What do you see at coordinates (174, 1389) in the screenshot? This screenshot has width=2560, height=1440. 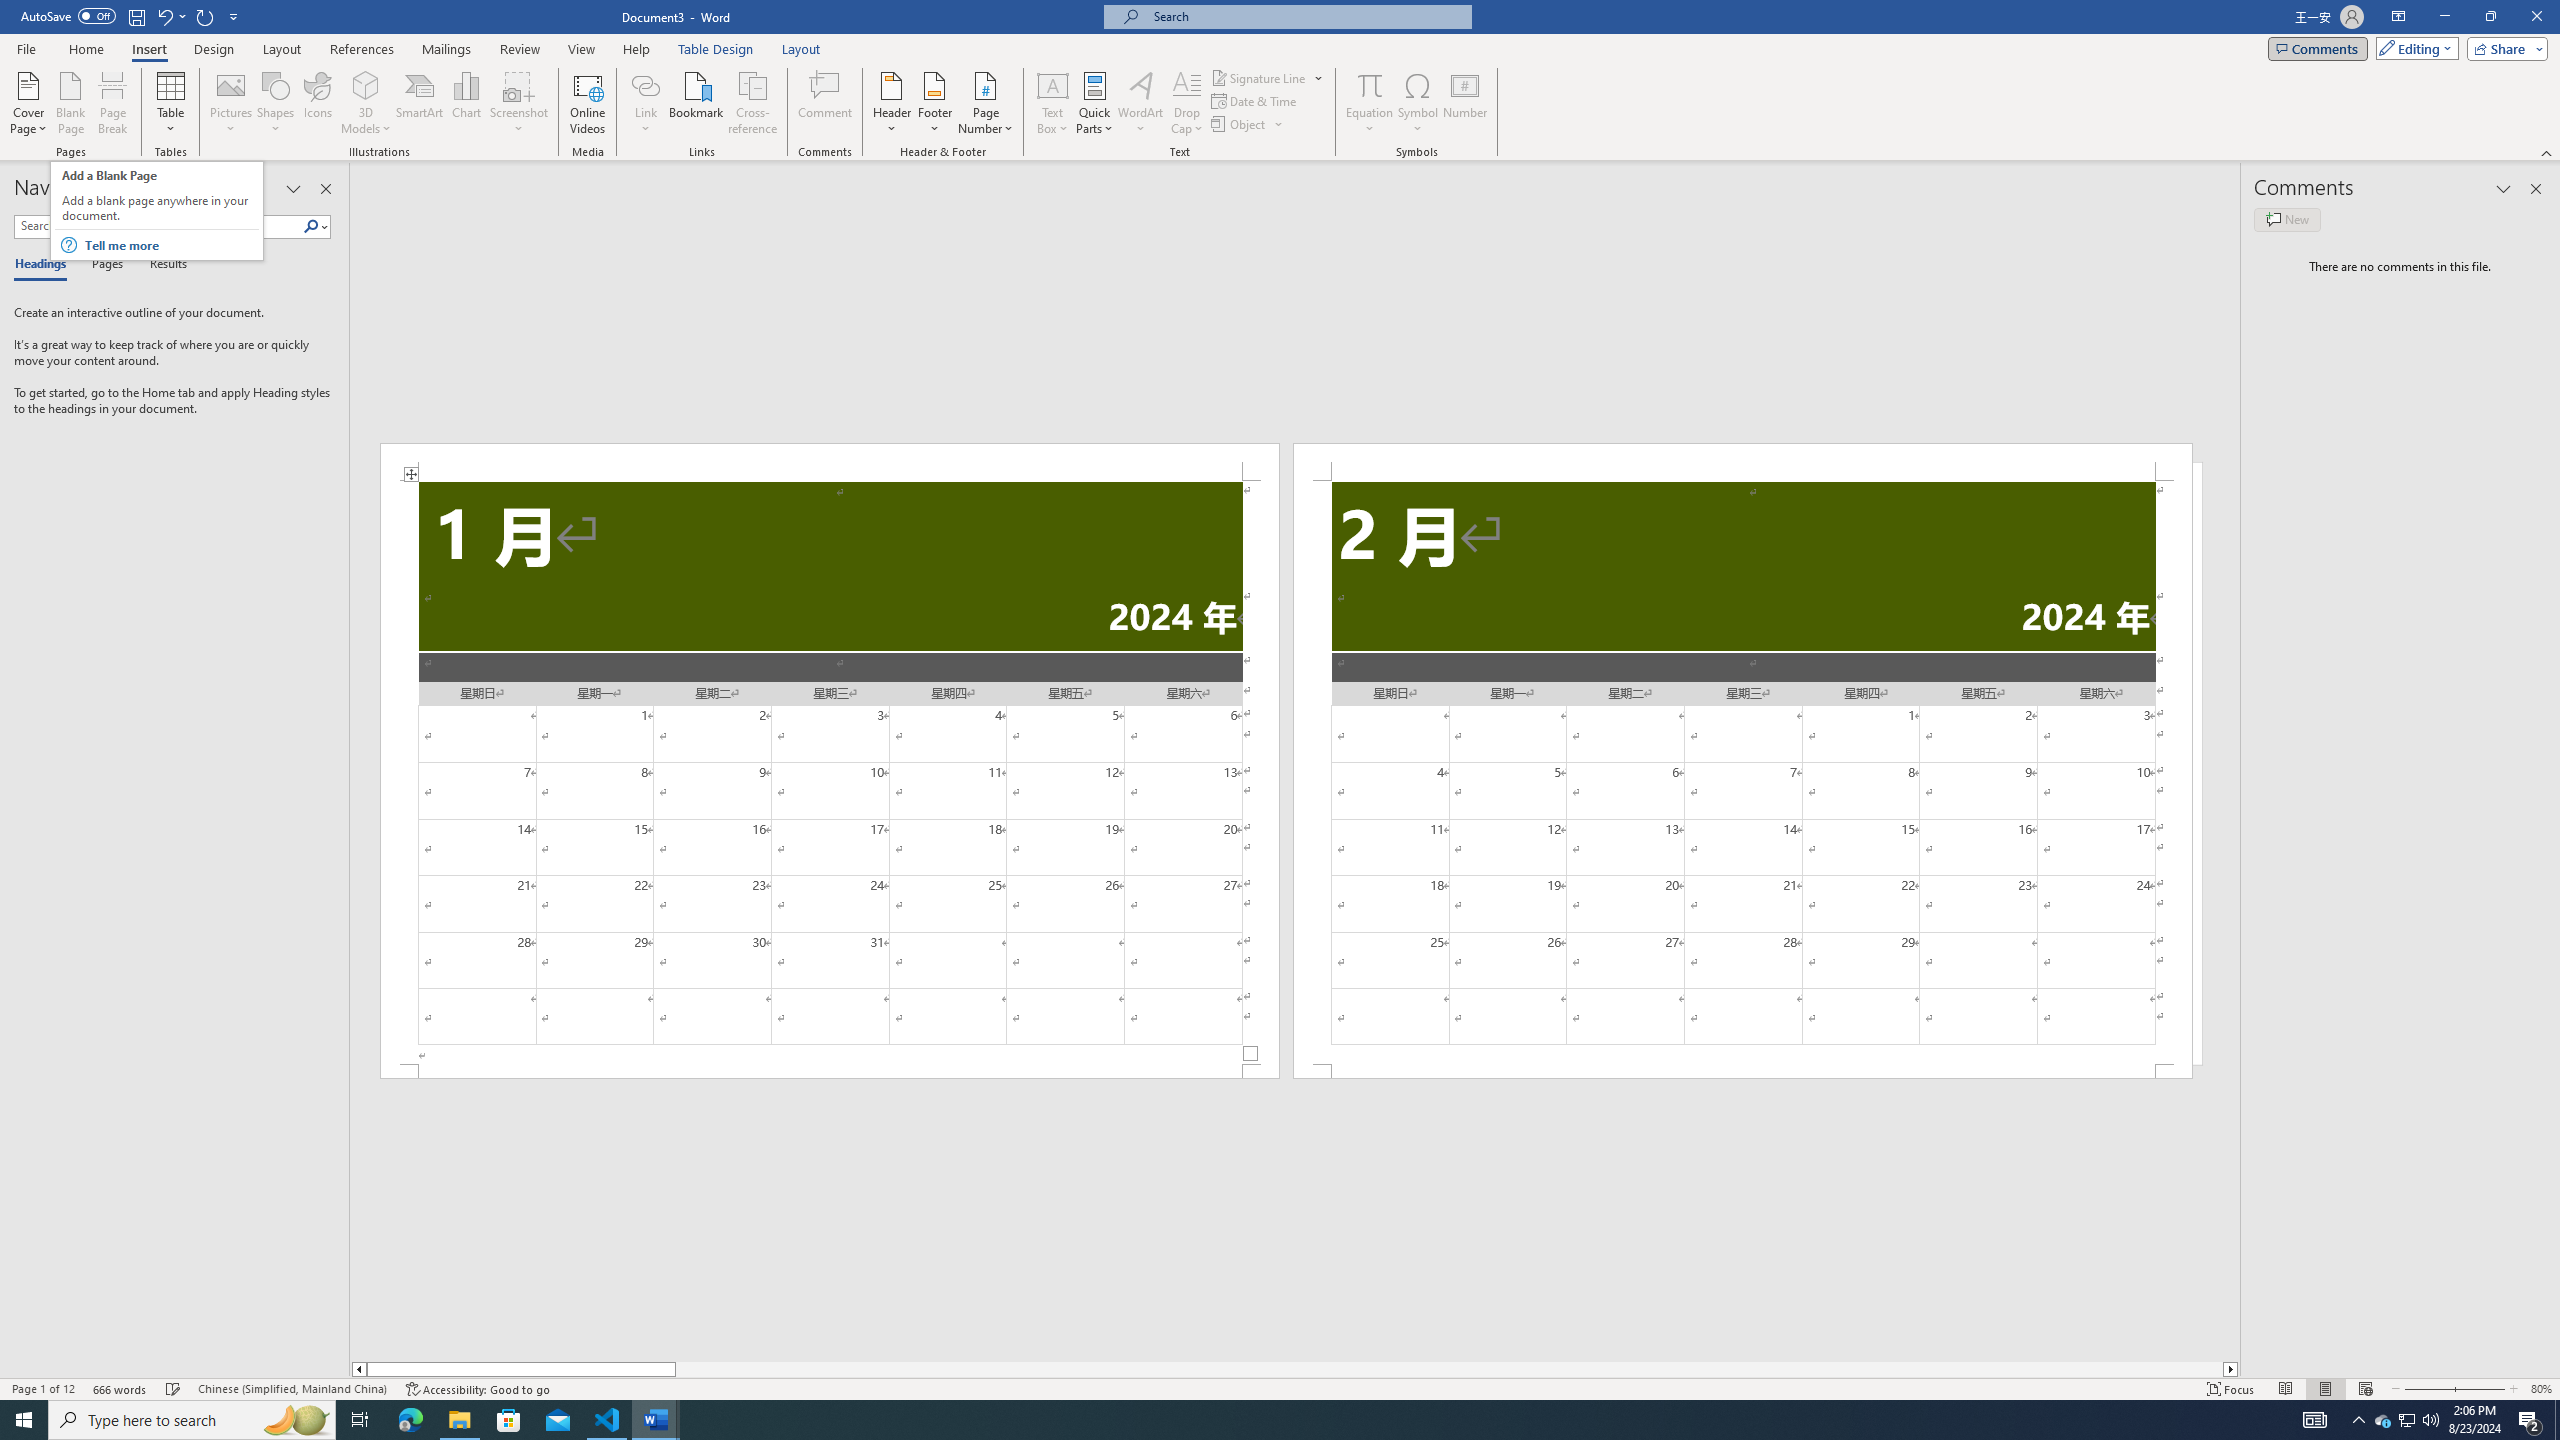 I see `'Spelling and Grammar Check Checking'` at bounding box center [174, 1389].